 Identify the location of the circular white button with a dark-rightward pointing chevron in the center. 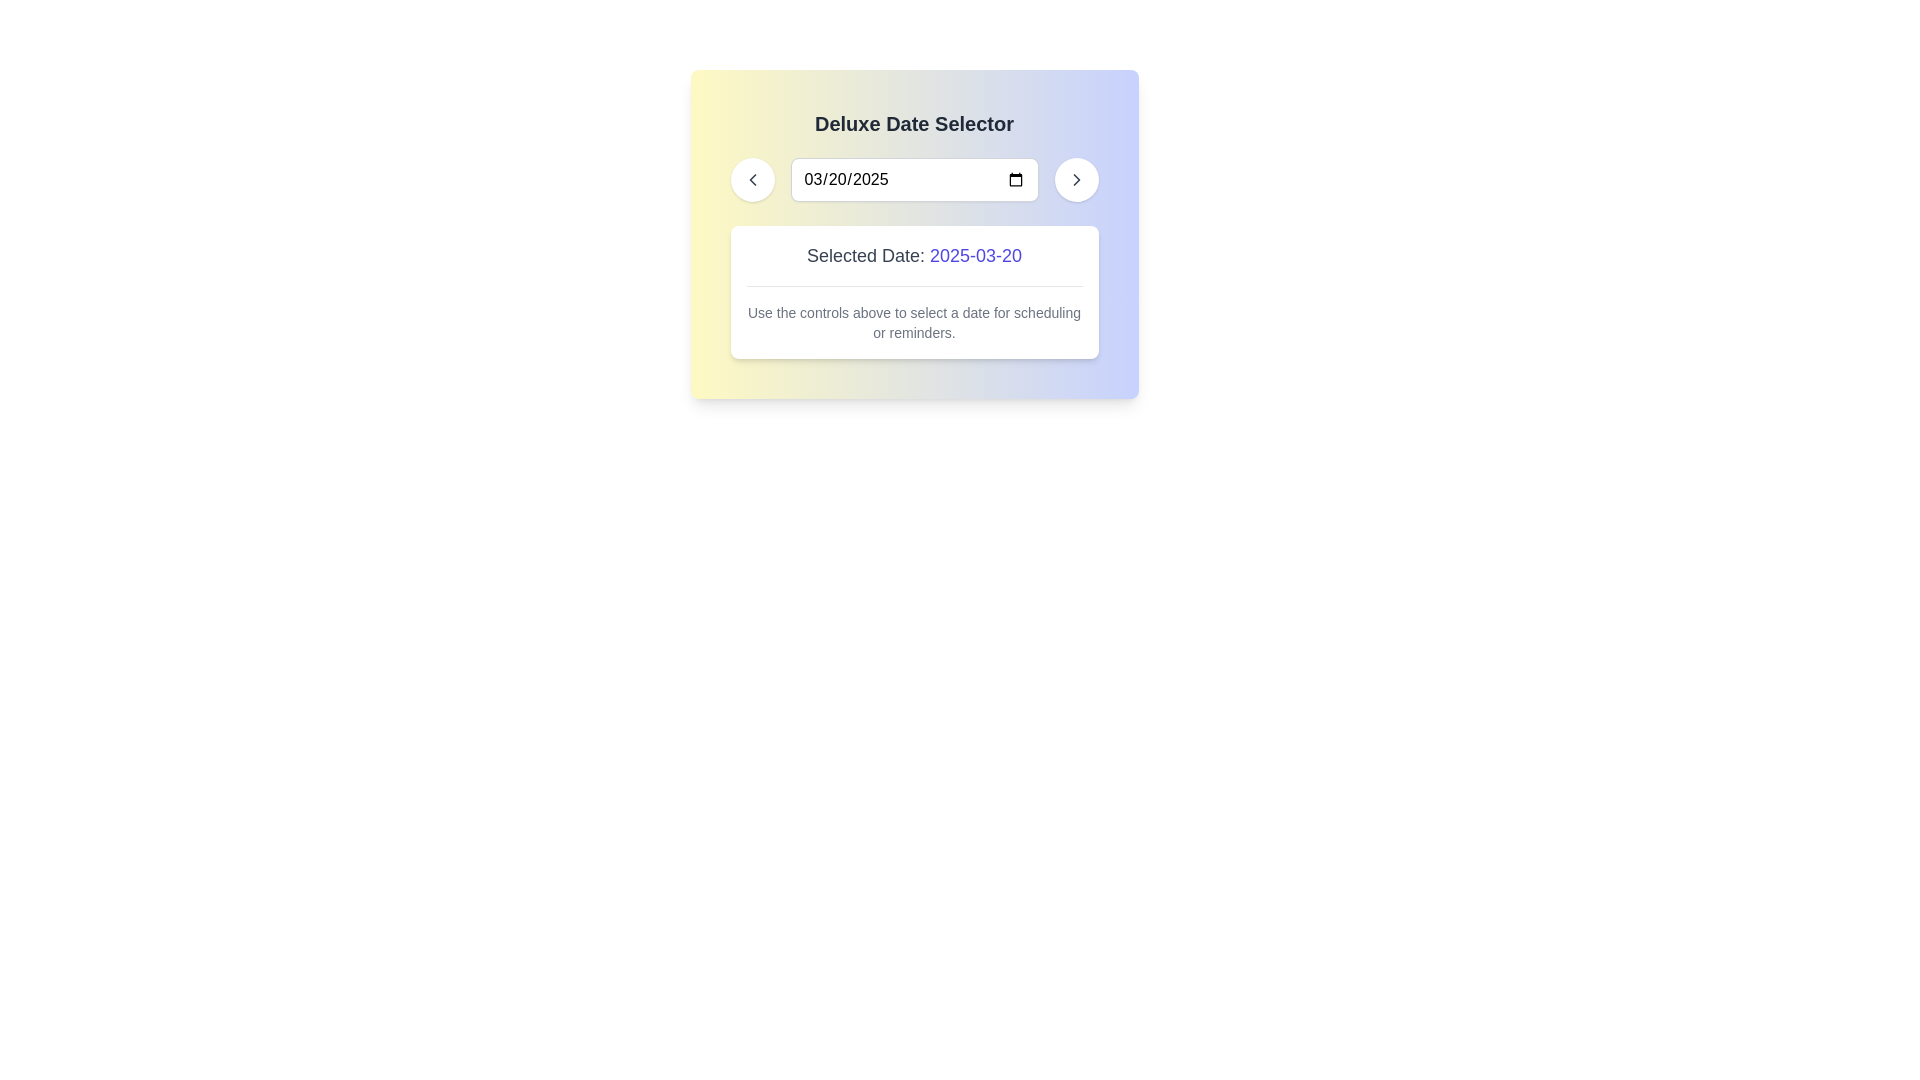
(1075, 180).